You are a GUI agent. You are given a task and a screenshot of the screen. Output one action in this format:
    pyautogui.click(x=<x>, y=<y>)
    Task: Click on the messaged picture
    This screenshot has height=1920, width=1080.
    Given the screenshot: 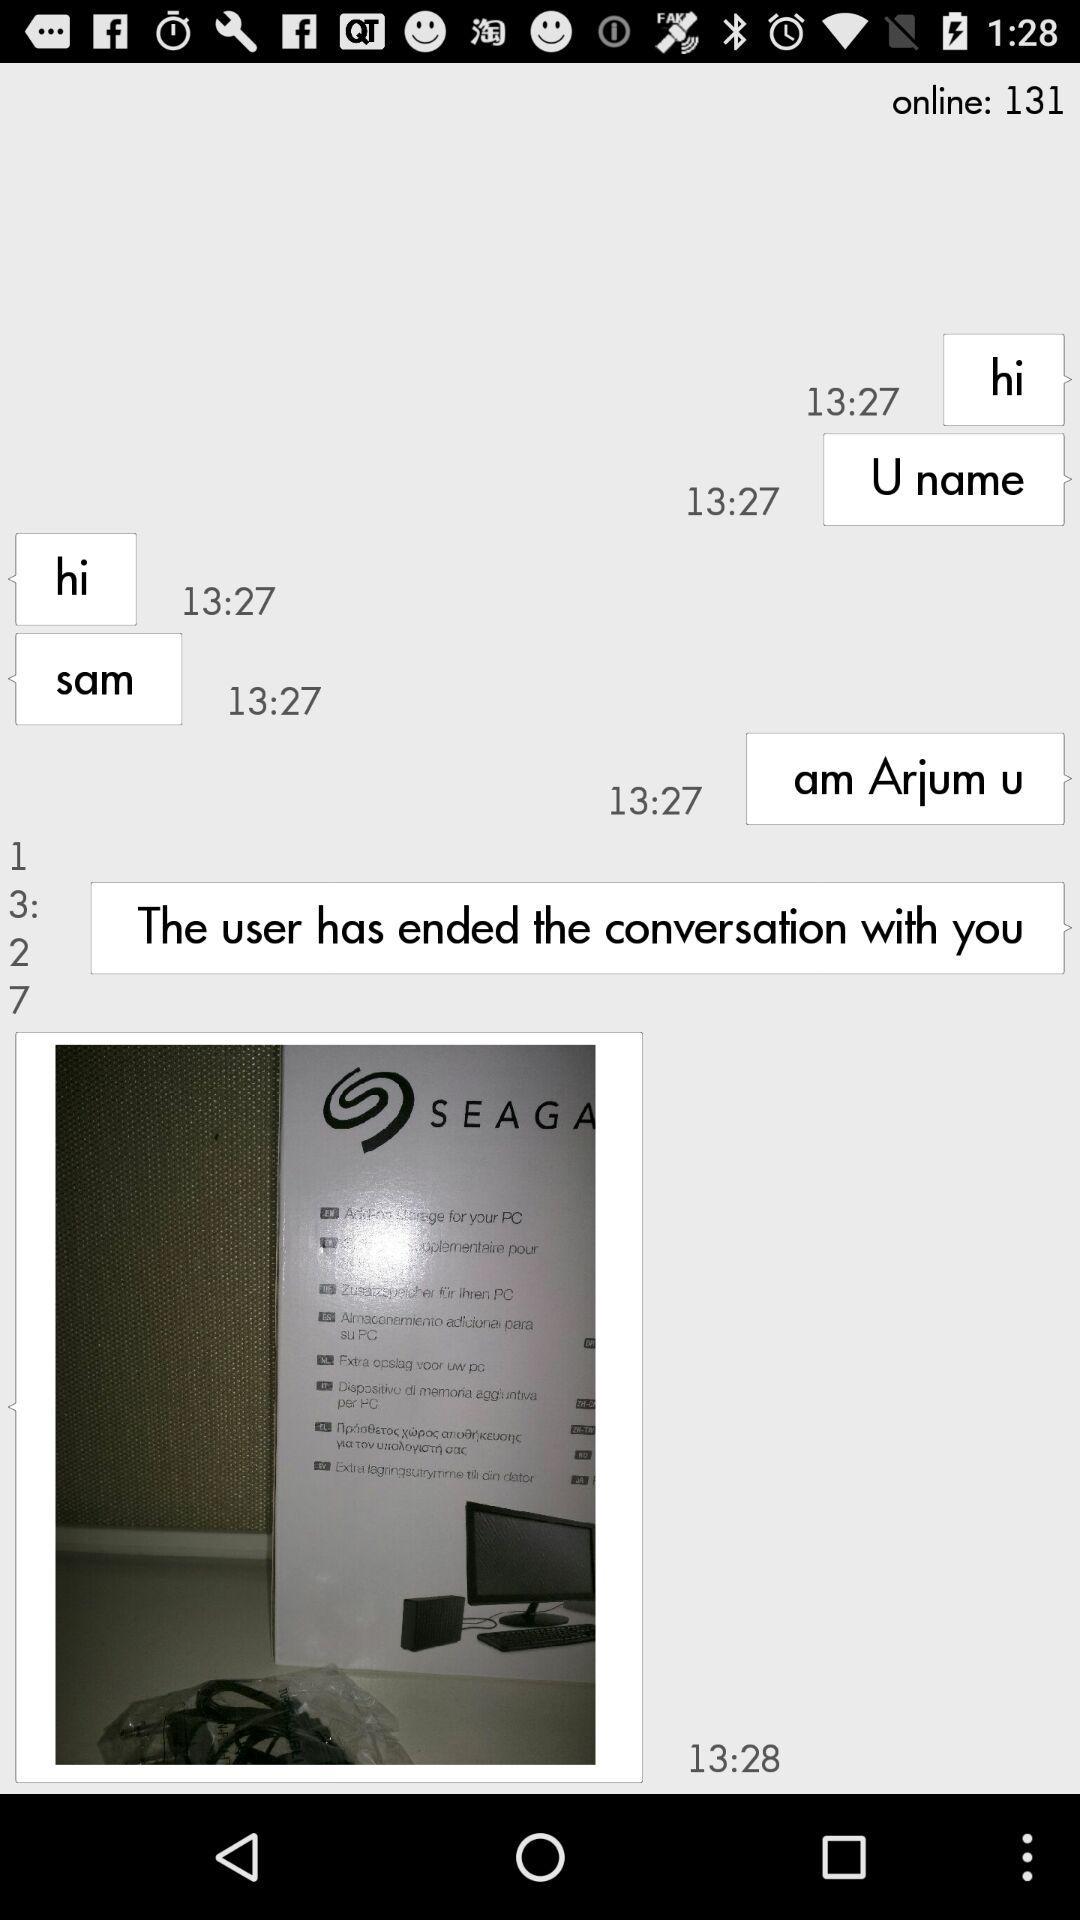 What is the action you would take?
    pyautogui.click(x=324, y=1403)
    